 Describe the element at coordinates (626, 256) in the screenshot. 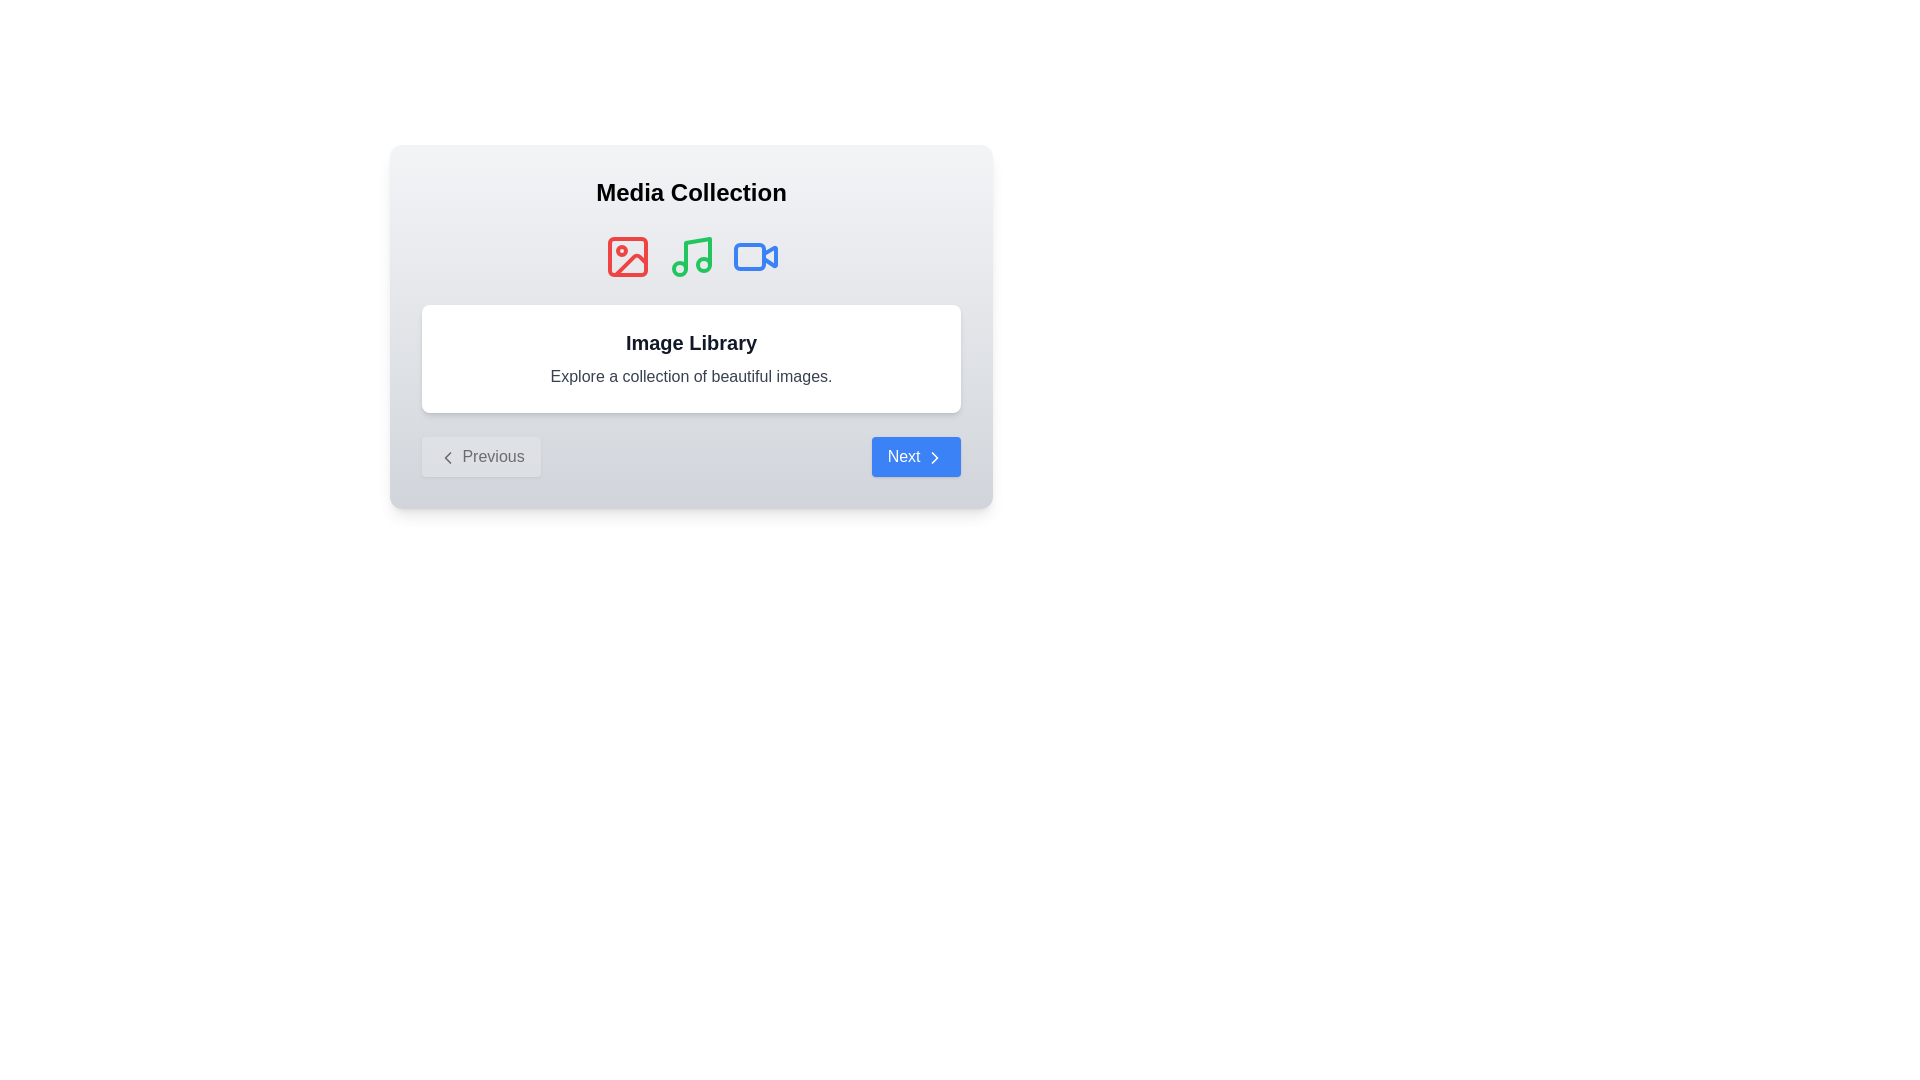

I see `the image icon to select the corresponding media library` at that location.